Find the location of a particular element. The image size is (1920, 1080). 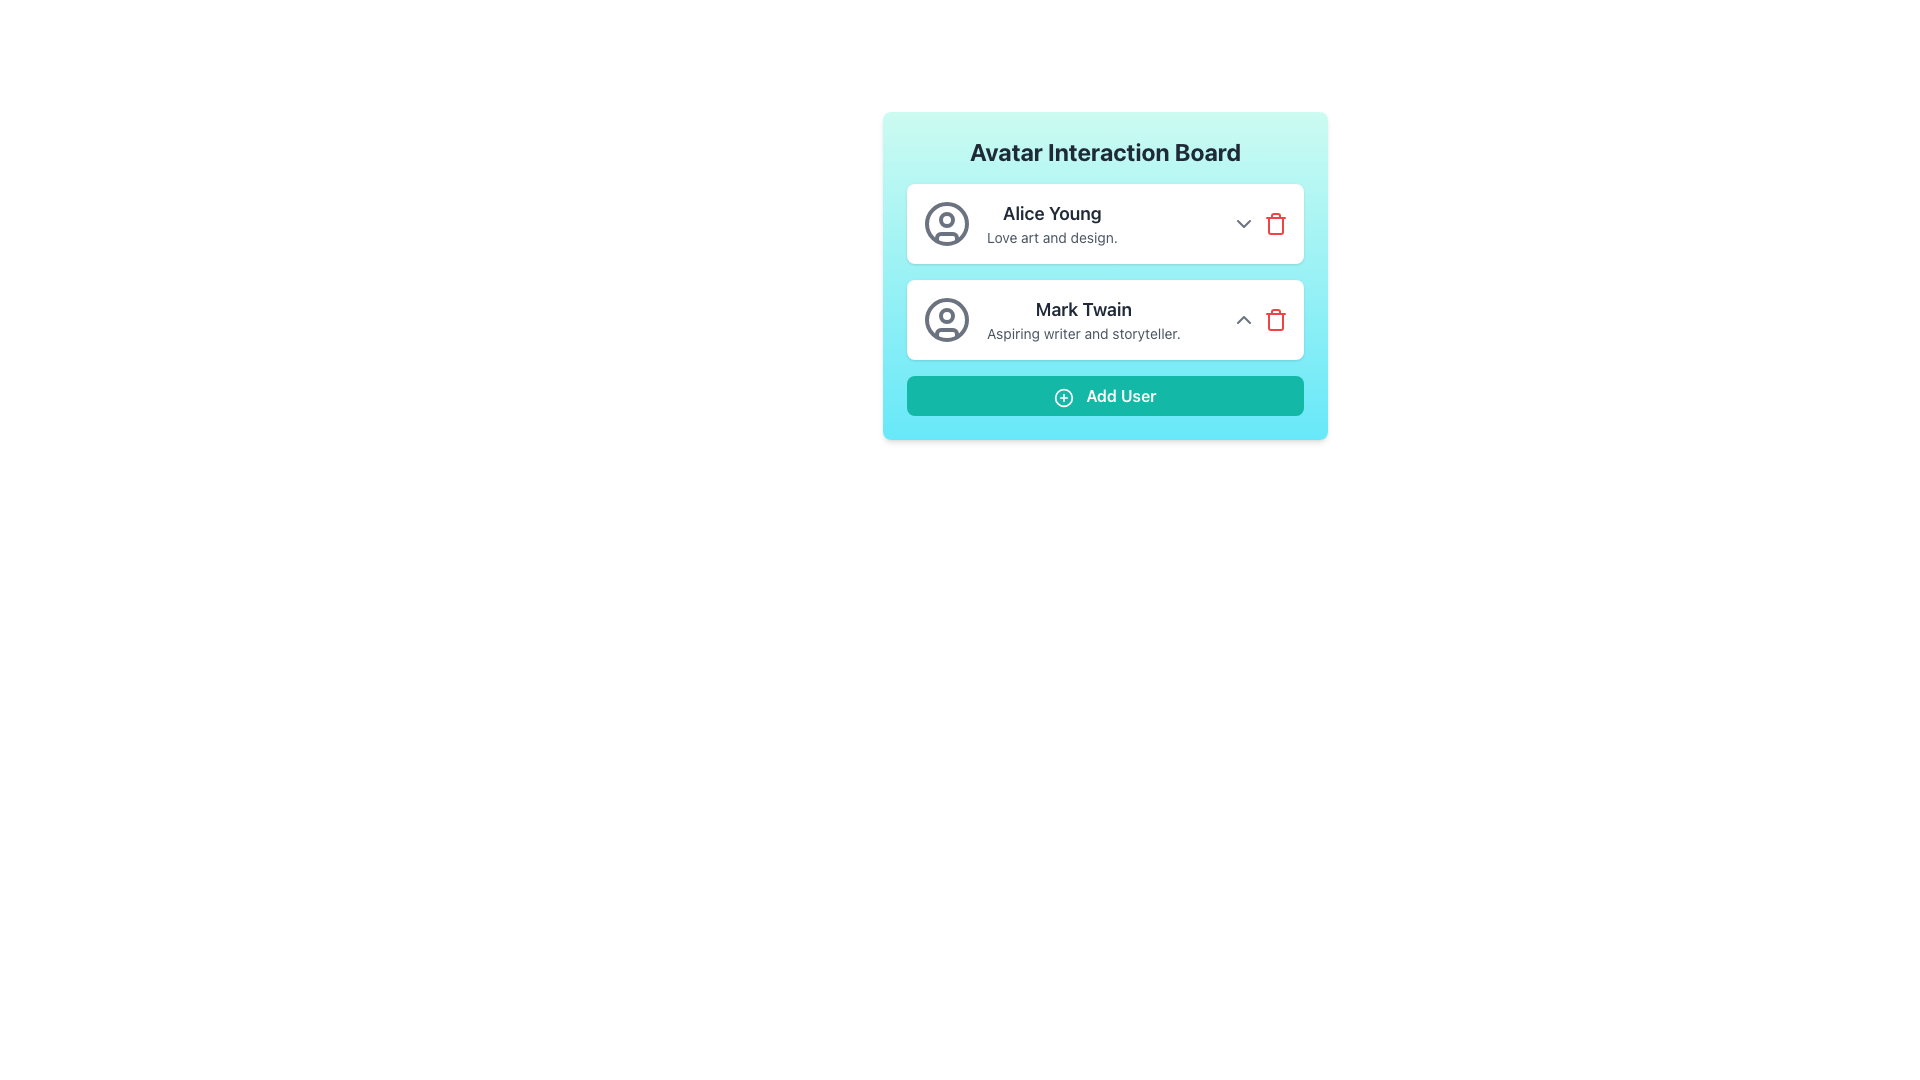

text block containing the user's name and descriptive information located in the first card of the 'Avatar Interaction Board', positioned to the right of the circular avatar icon is located at coordinates (1051, 223).